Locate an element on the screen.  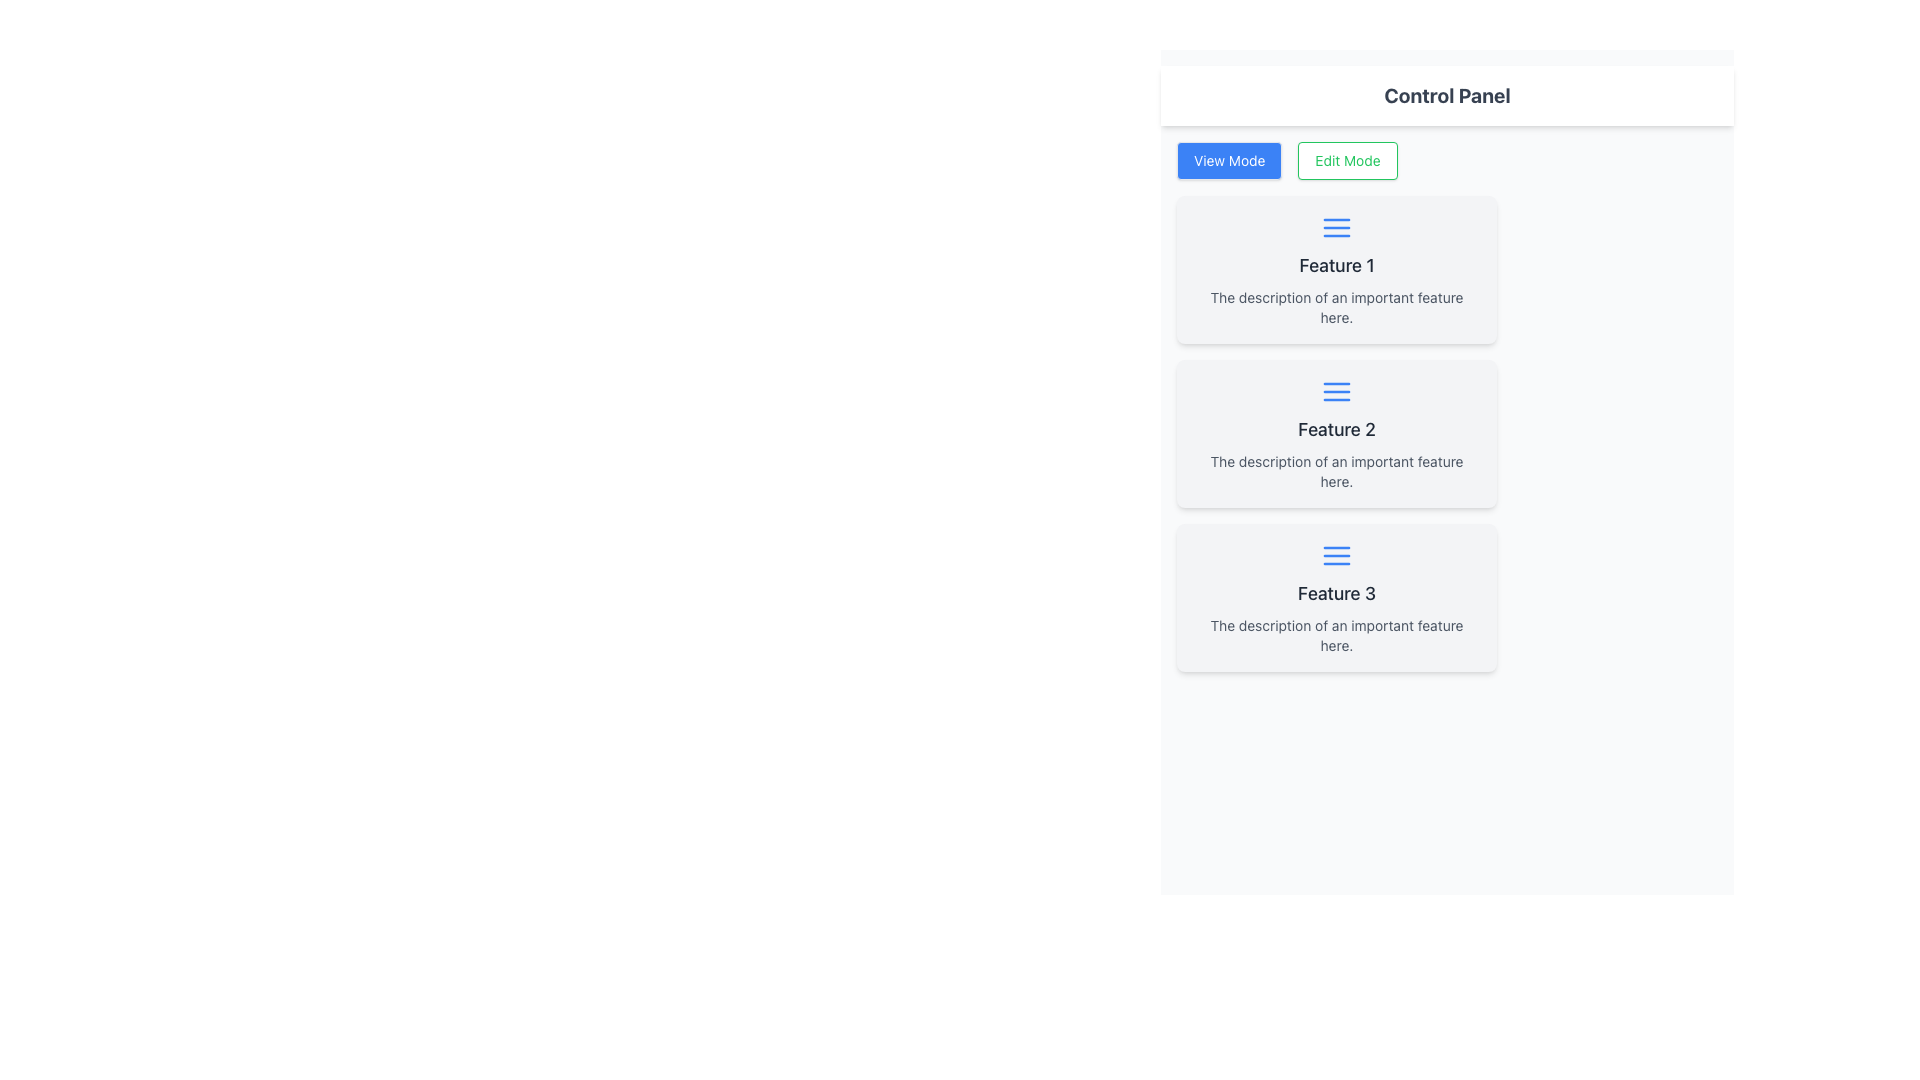
the text component displaying 'Feature 3' in bold, medium-gray color, located within a card interface, underneath an icon and above descriptive text is located at coordinates (1337, 593).